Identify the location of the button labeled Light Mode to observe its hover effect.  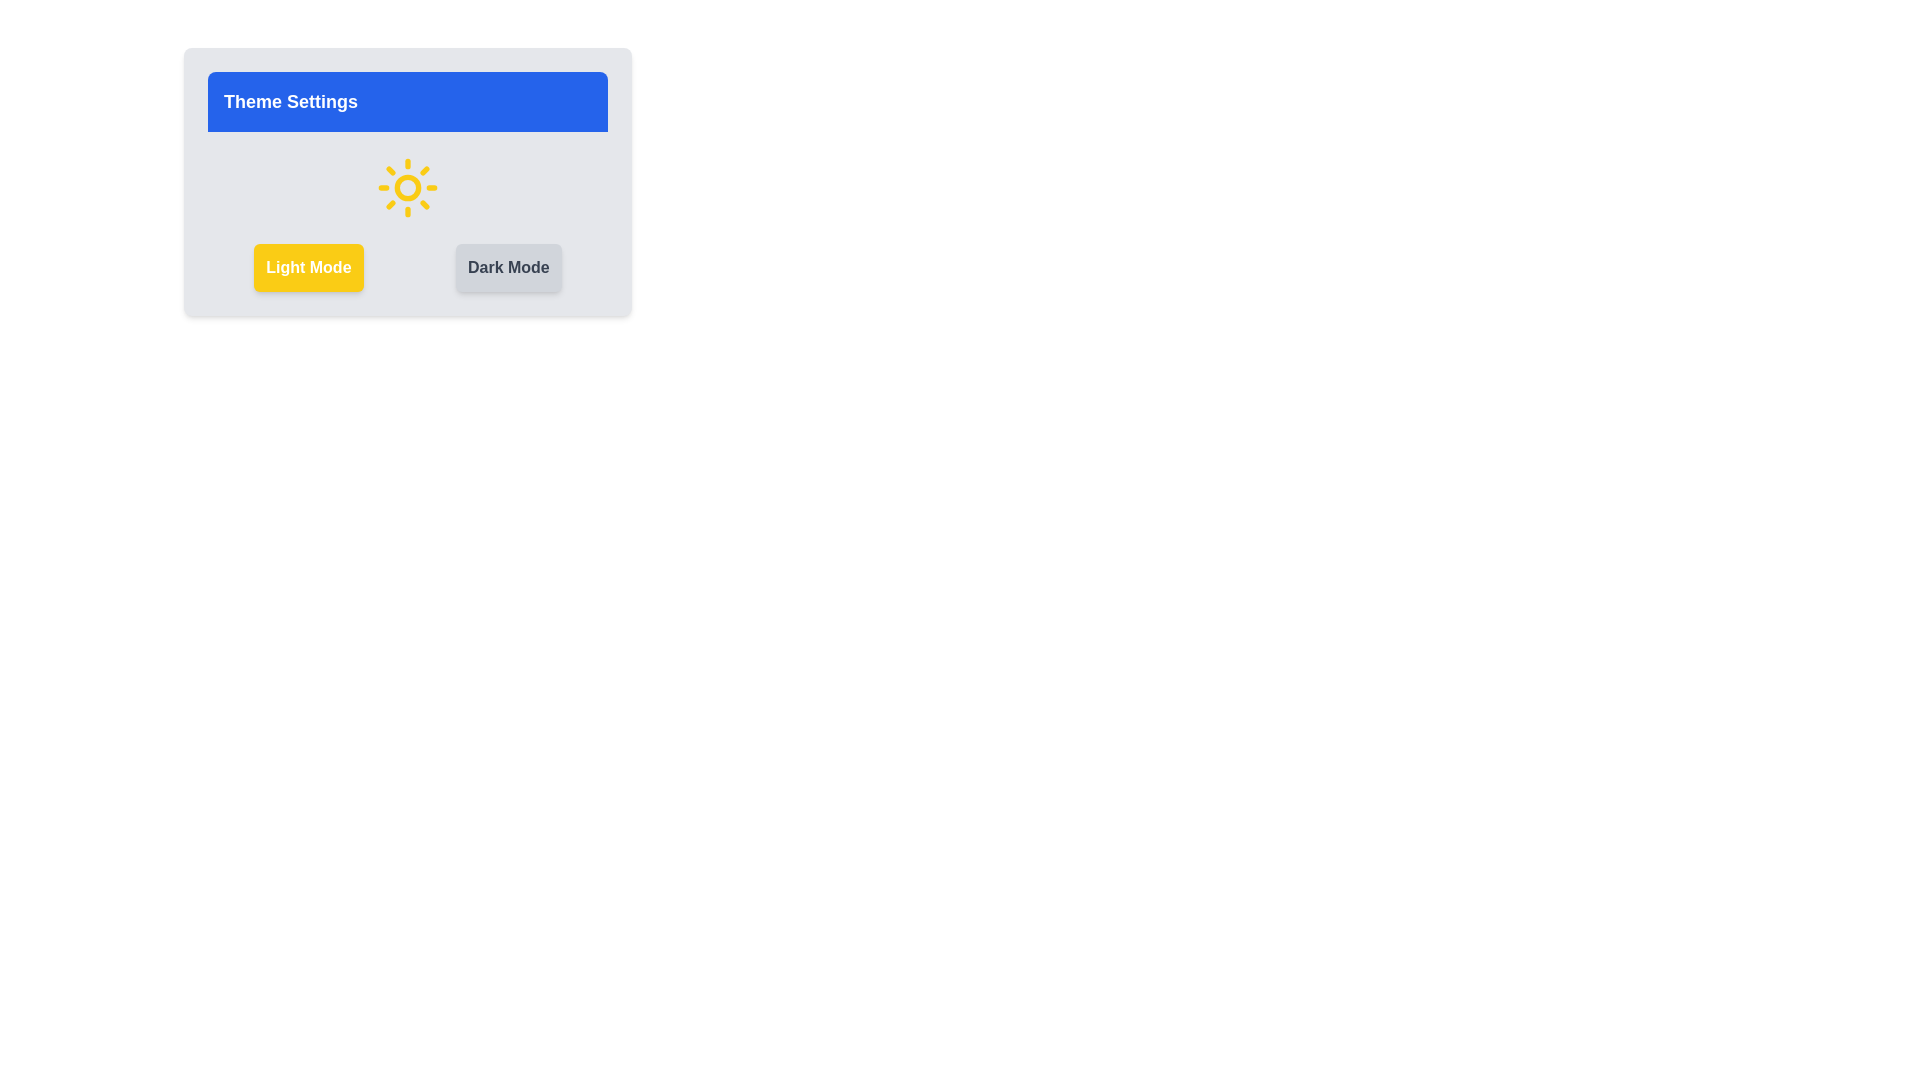
(307, 266).